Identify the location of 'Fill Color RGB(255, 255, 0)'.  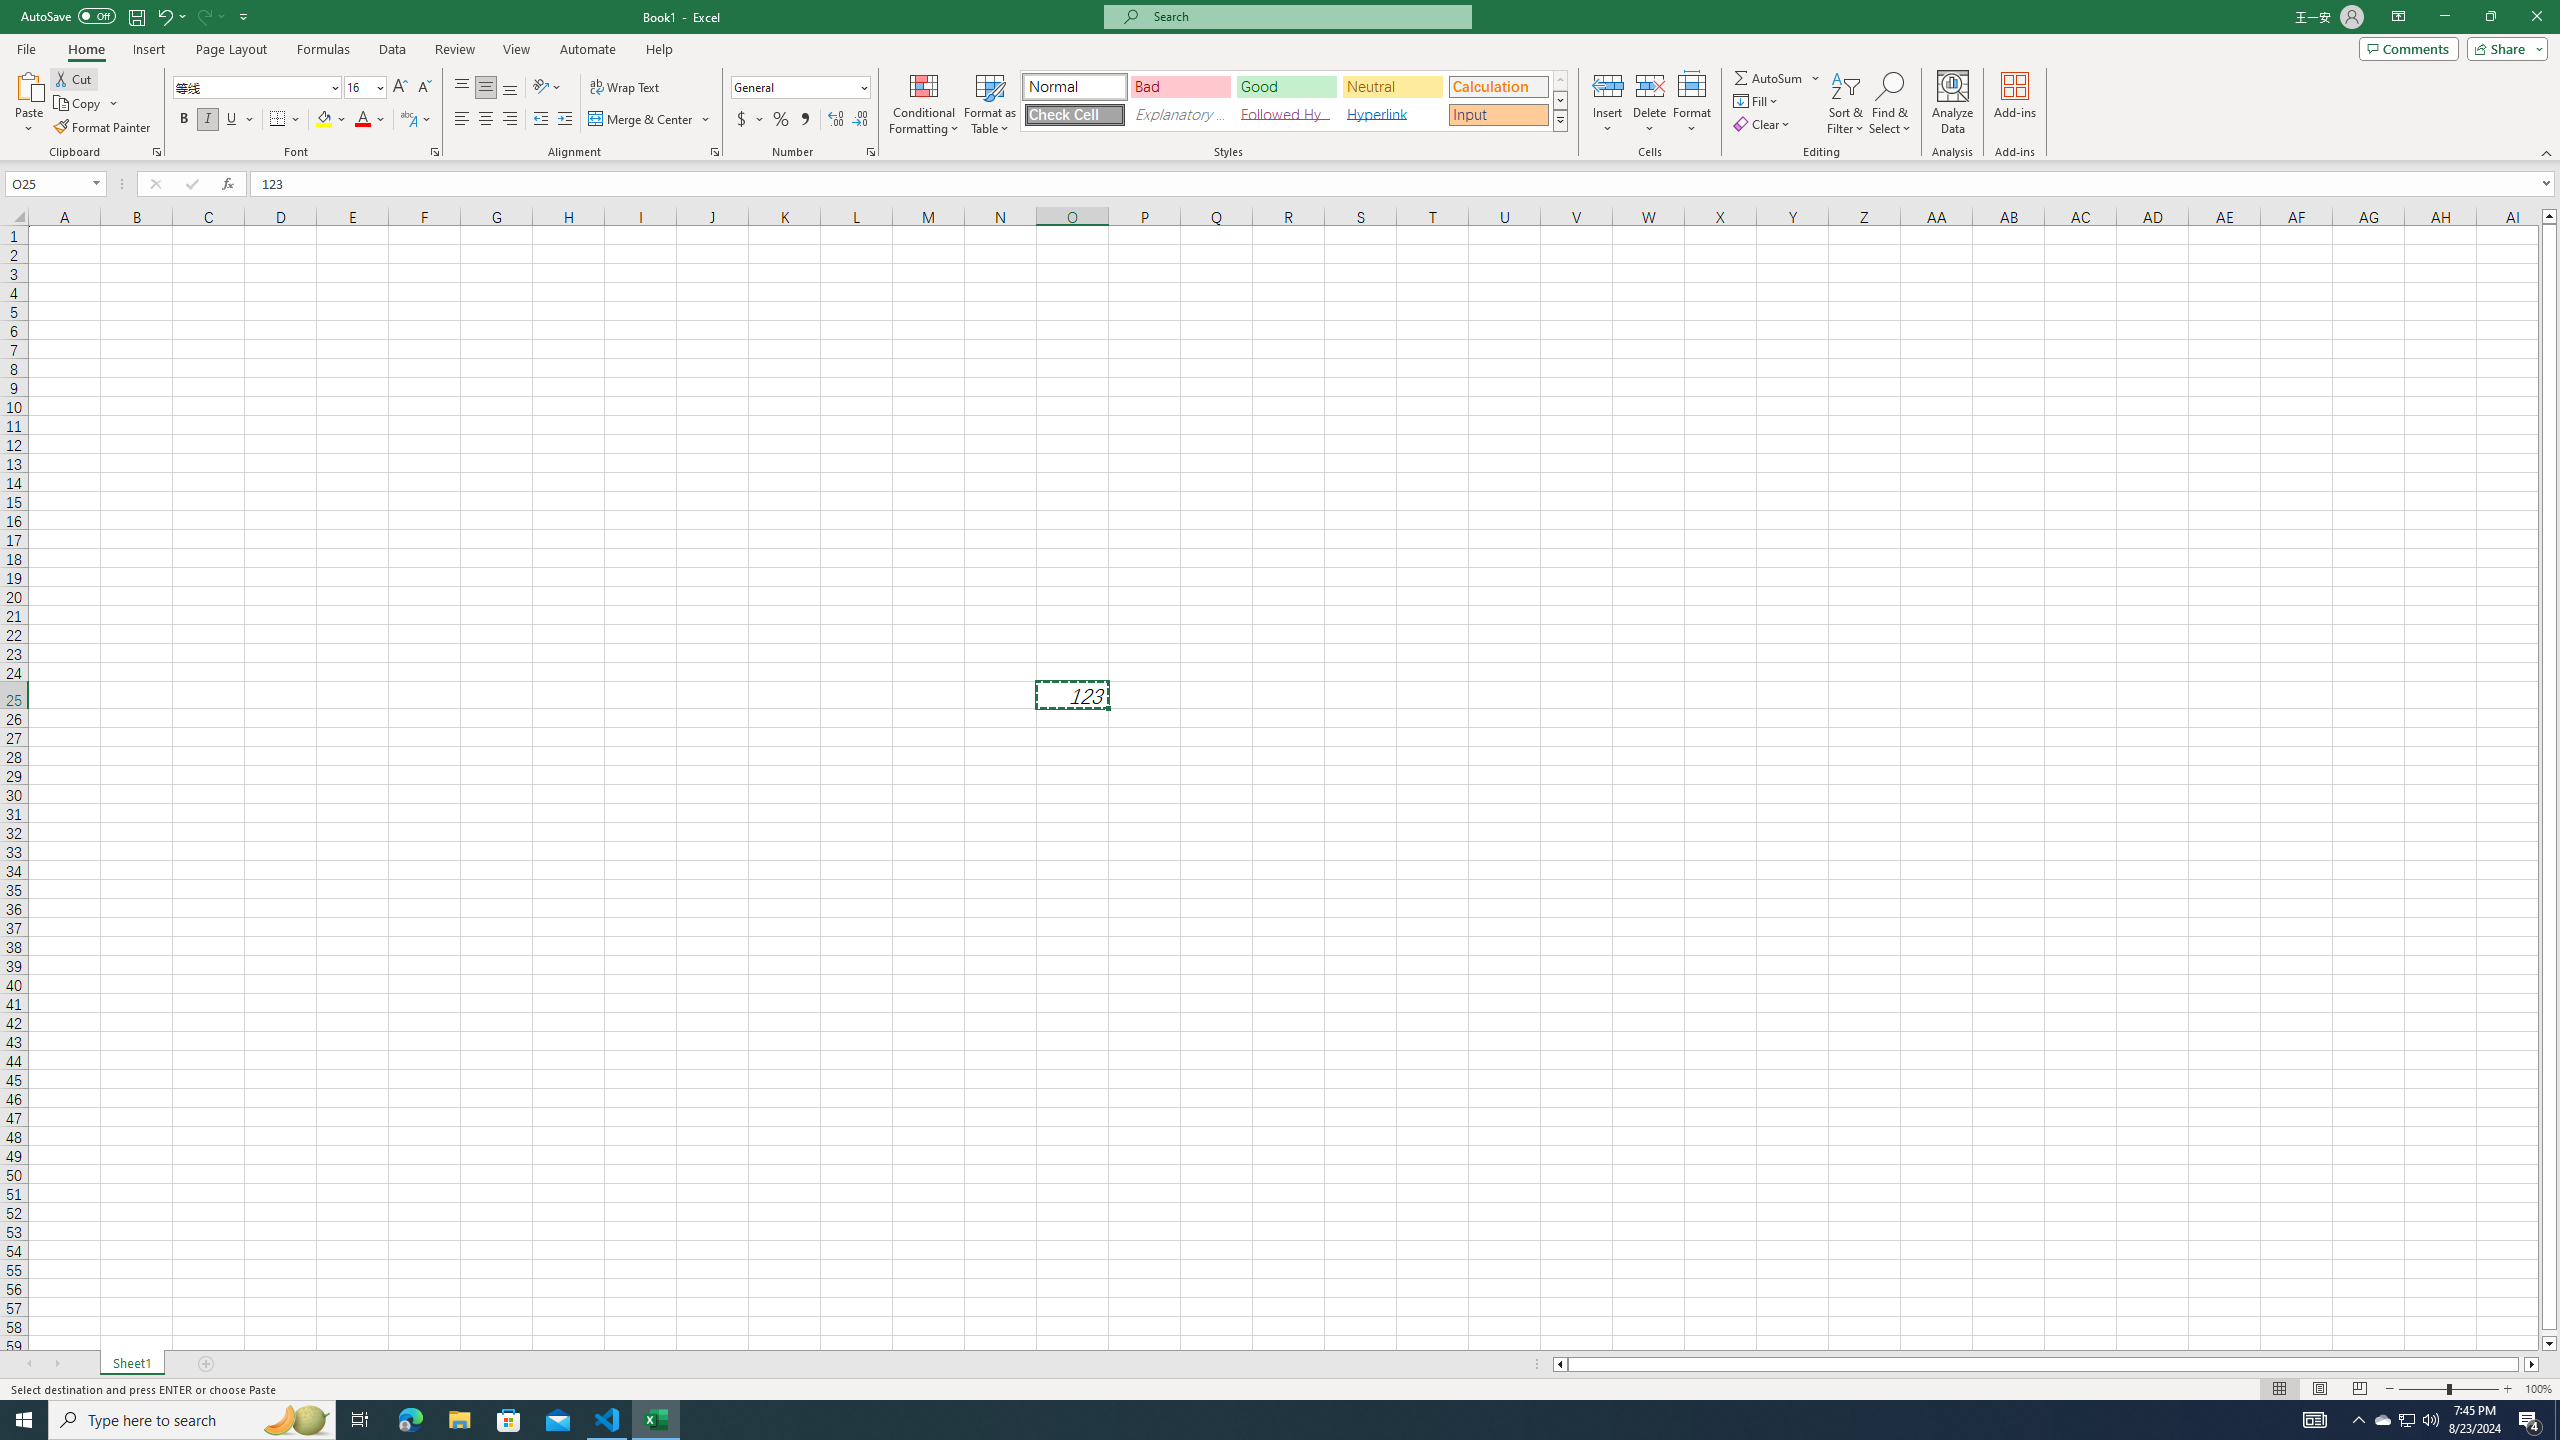
(322, 118).